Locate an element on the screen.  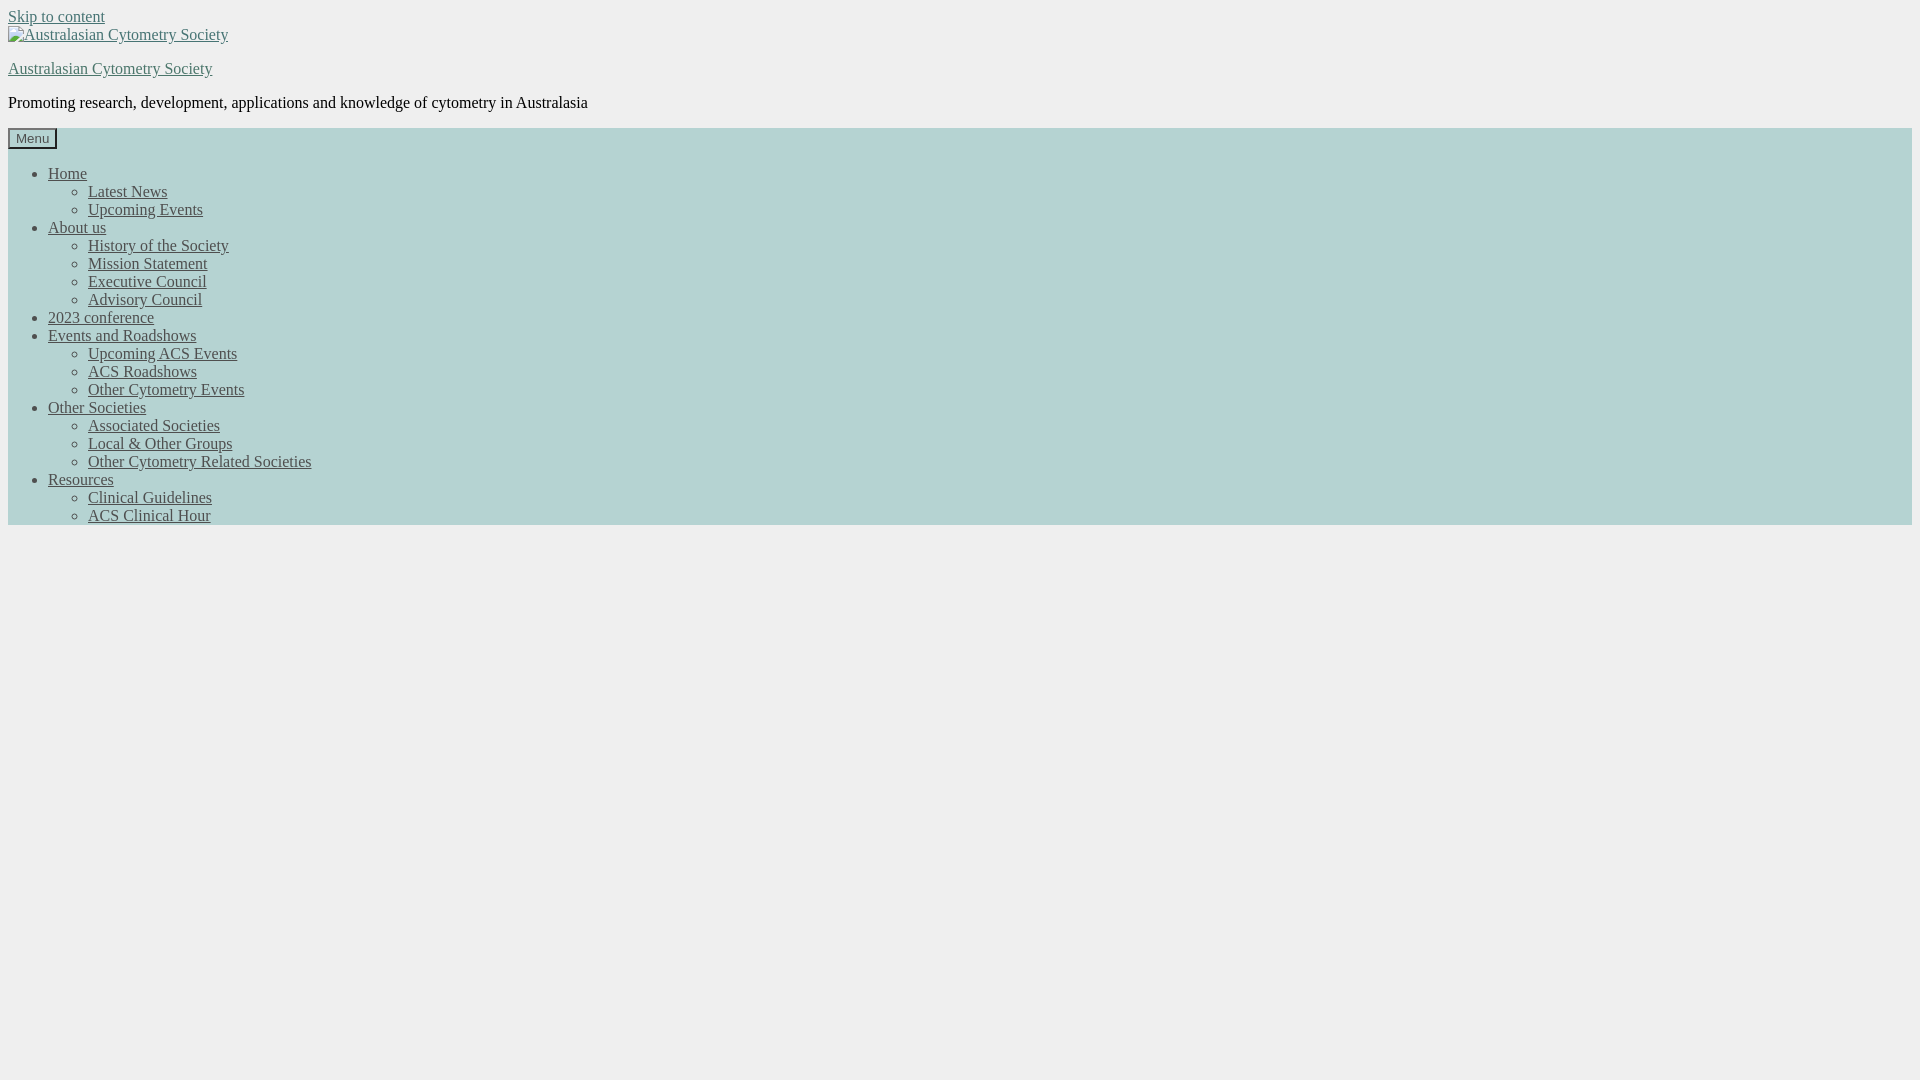
'ACS Roadshows' is located at coordinates (141, 371).